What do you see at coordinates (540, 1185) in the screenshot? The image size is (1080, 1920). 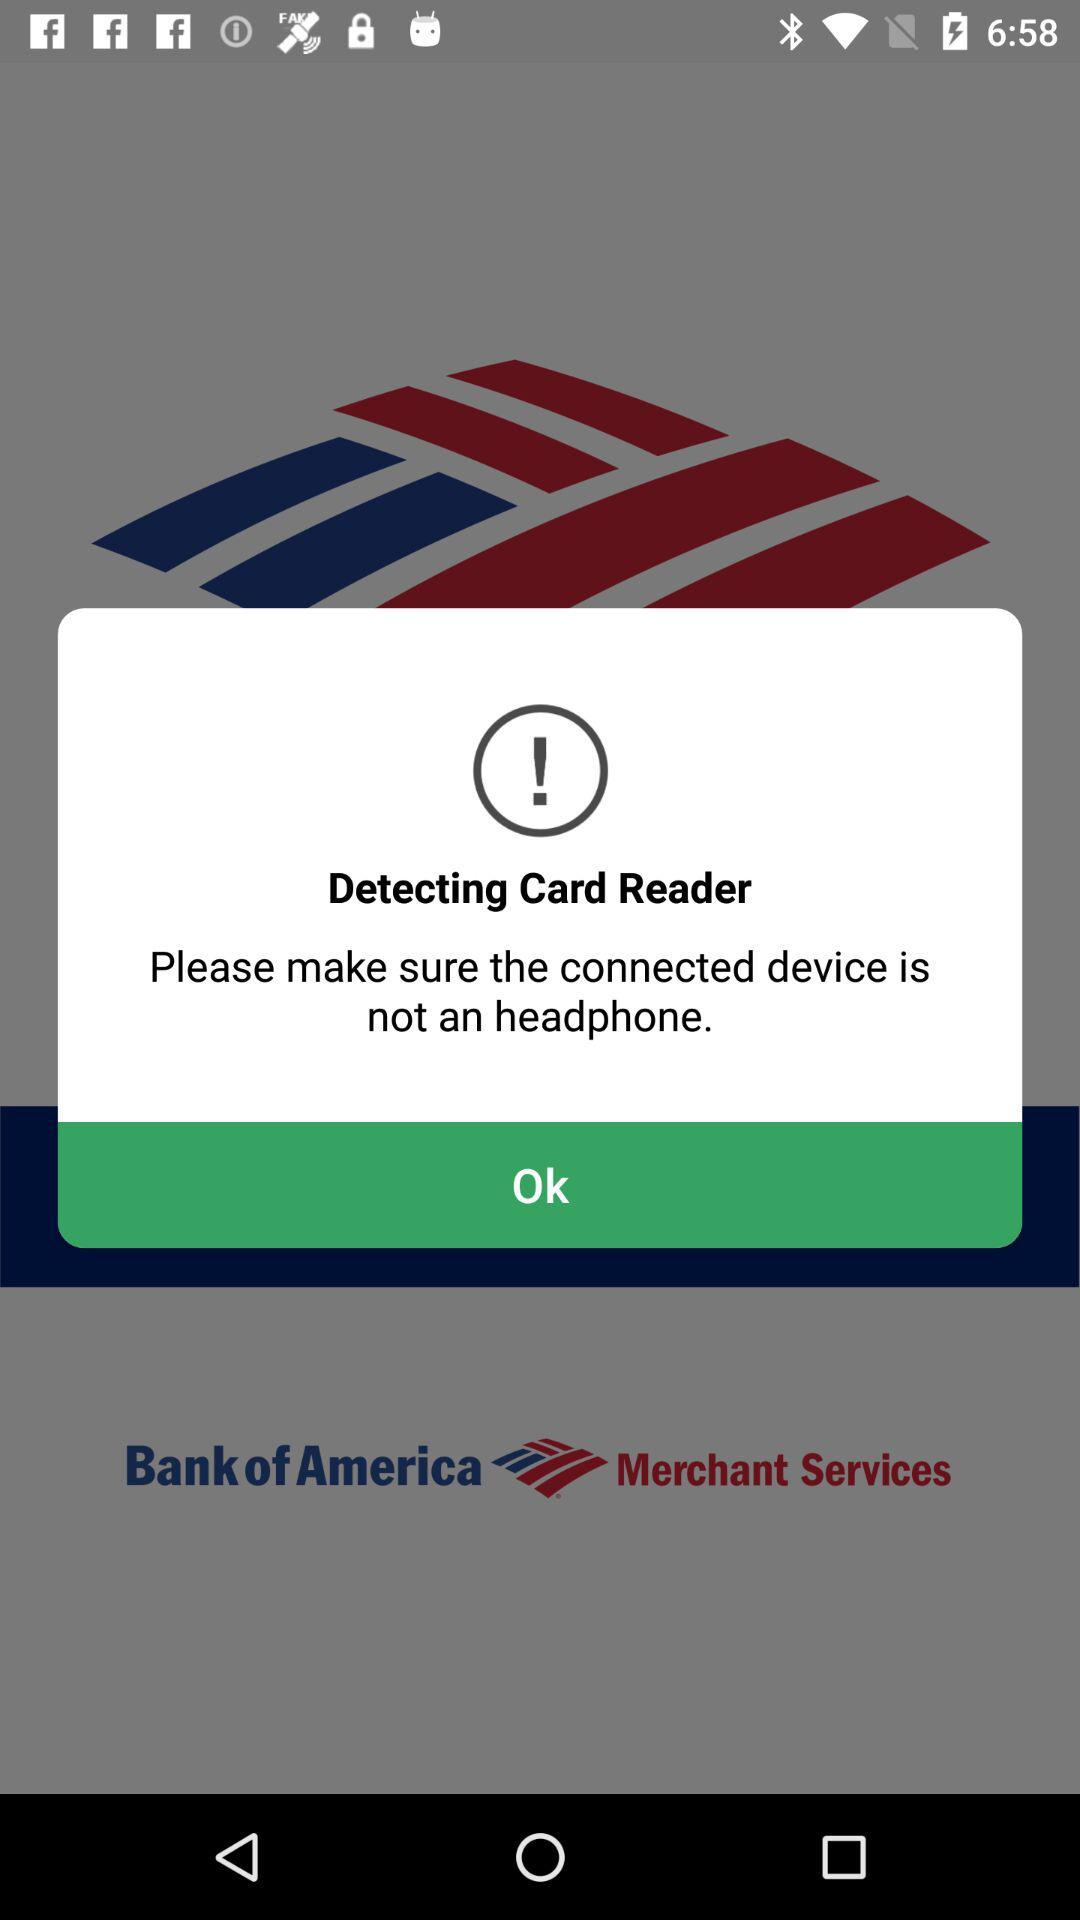 I see `icon below the please make sure item` at bounding box center [540, 1185].